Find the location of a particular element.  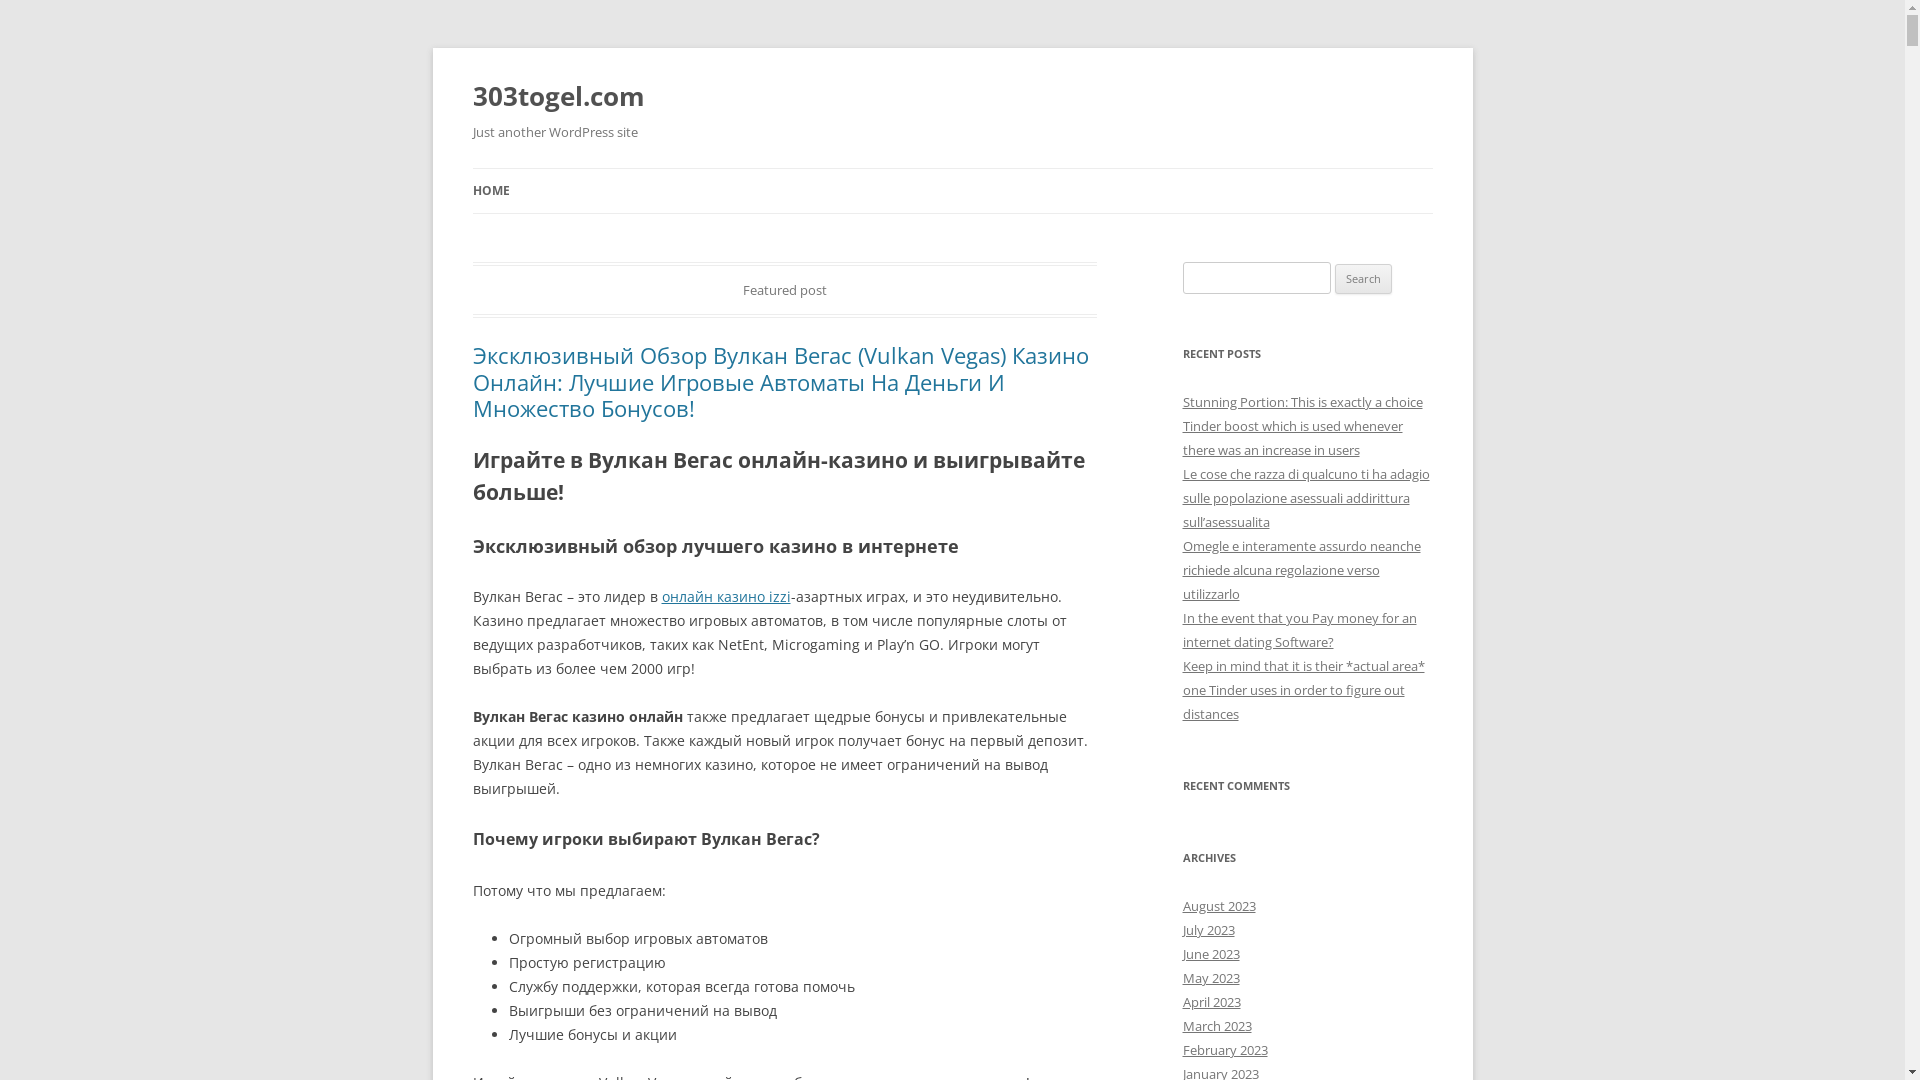

'February 2023' is located at coordinates (1223, 1048).